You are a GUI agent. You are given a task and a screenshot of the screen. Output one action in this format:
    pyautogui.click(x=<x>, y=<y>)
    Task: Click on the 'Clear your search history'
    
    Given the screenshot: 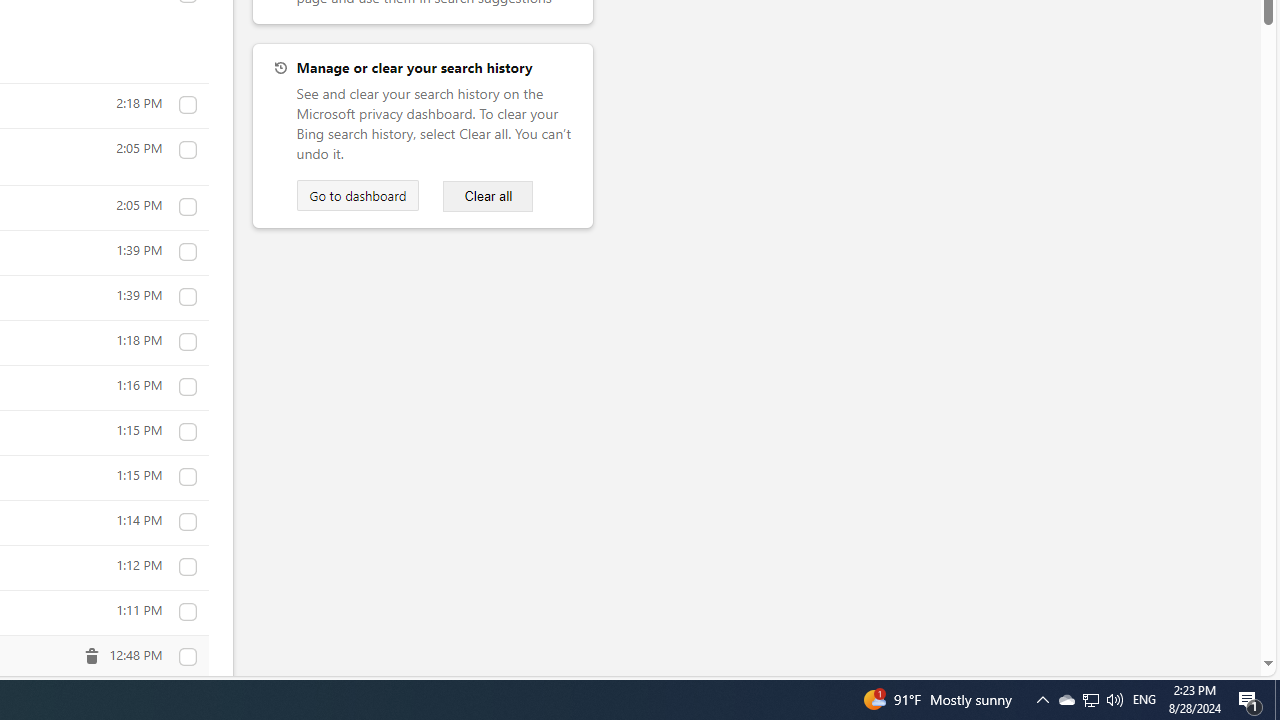 What is the action you would take?
    pyautogui.click(x=488, y=196)
    